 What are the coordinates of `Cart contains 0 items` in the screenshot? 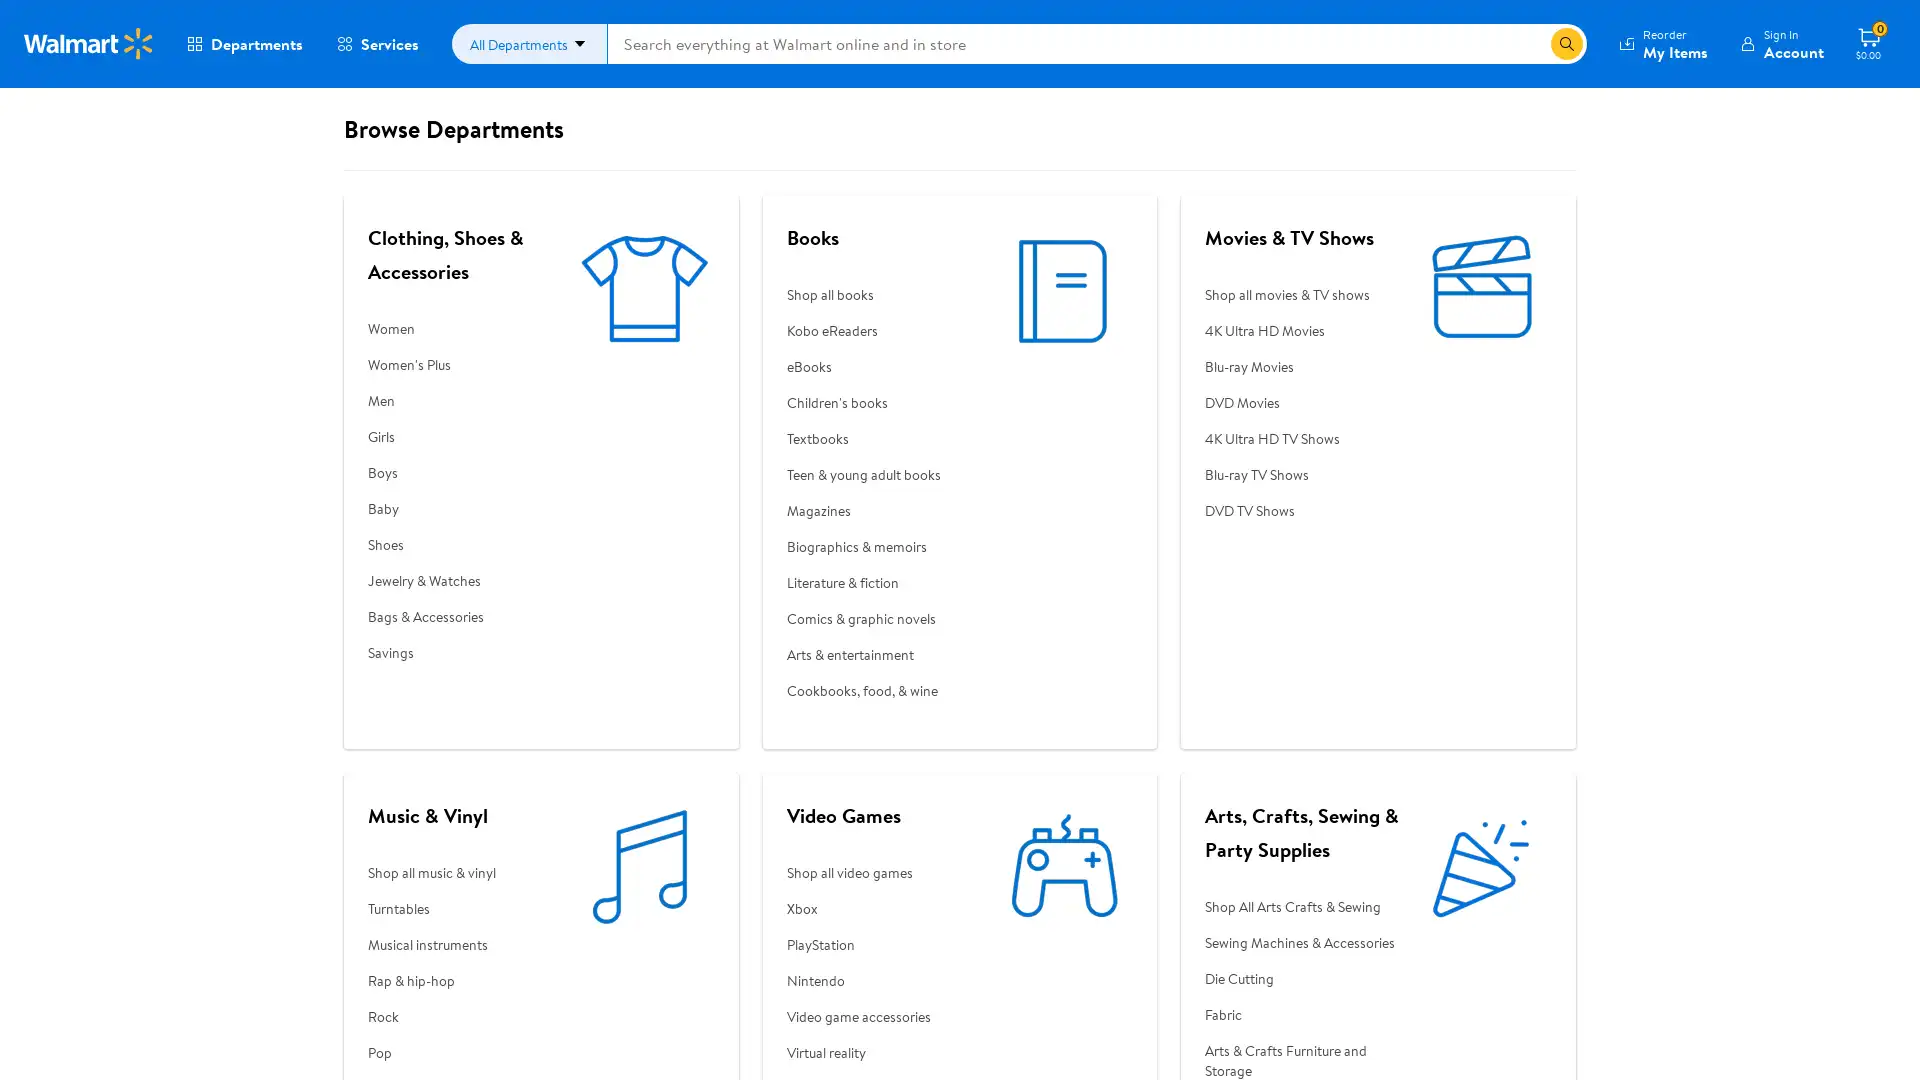 It's located at (1867, 43).